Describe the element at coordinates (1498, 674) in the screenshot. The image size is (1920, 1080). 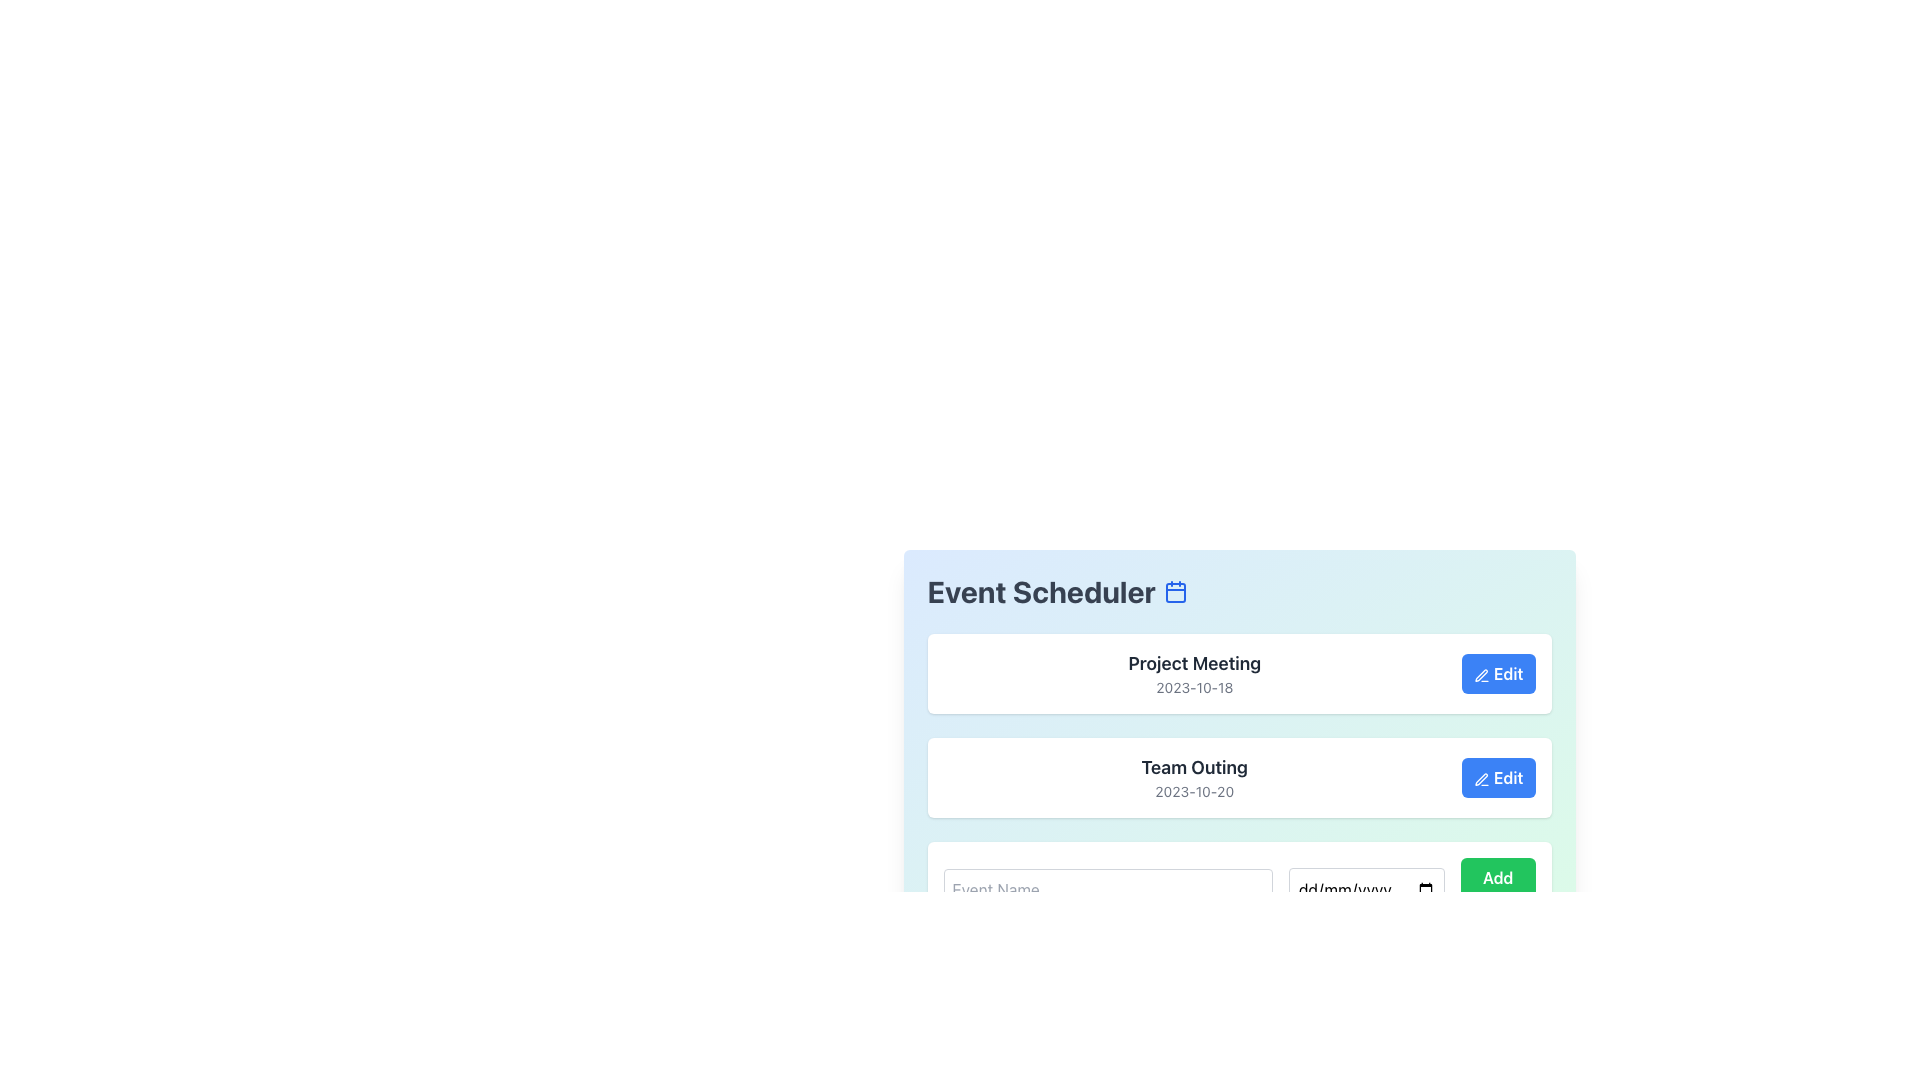
I see `the edit button located at the far right of the panel for the 'Project Meeting' event on date '2023-10-18'` at that location.